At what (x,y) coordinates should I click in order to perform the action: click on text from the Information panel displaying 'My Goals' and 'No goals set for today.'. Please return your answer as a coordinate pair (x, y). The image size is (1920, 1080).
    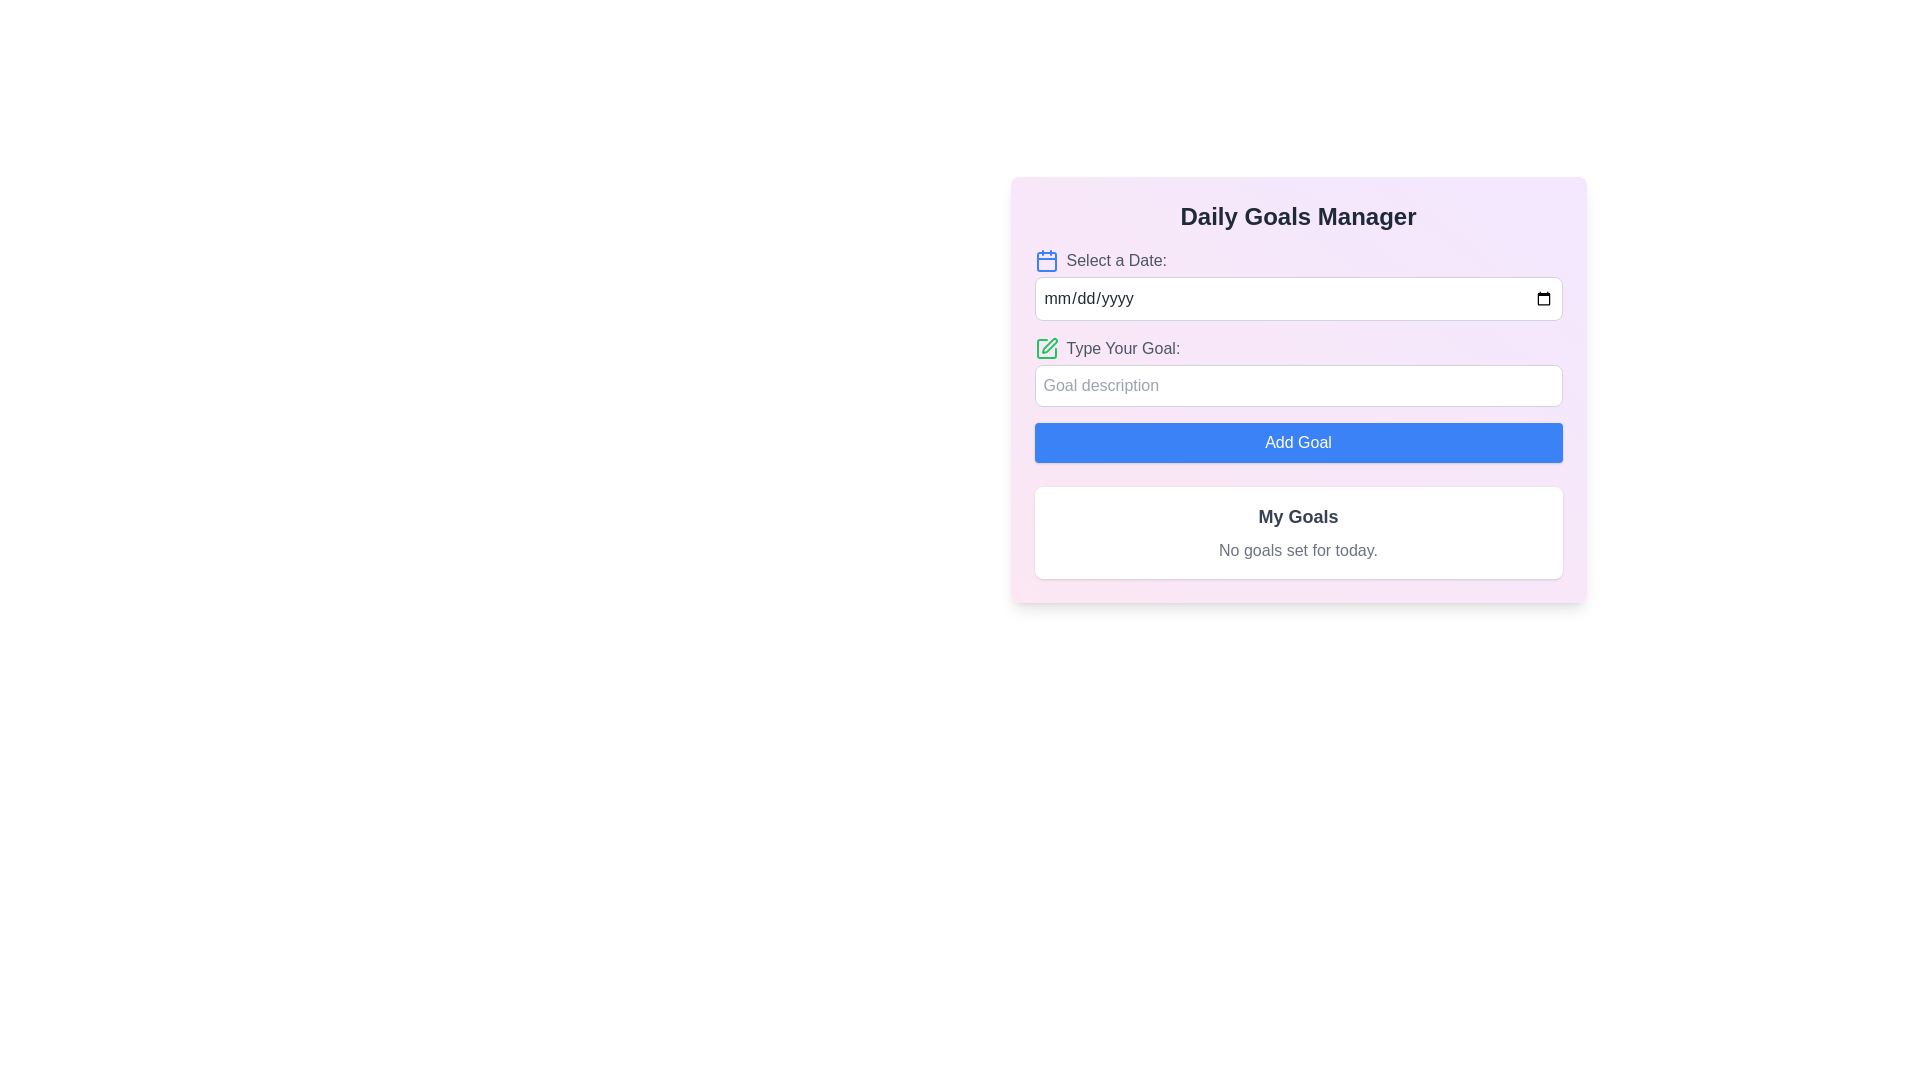
    Looking at the image, I should click on (1298, 531).